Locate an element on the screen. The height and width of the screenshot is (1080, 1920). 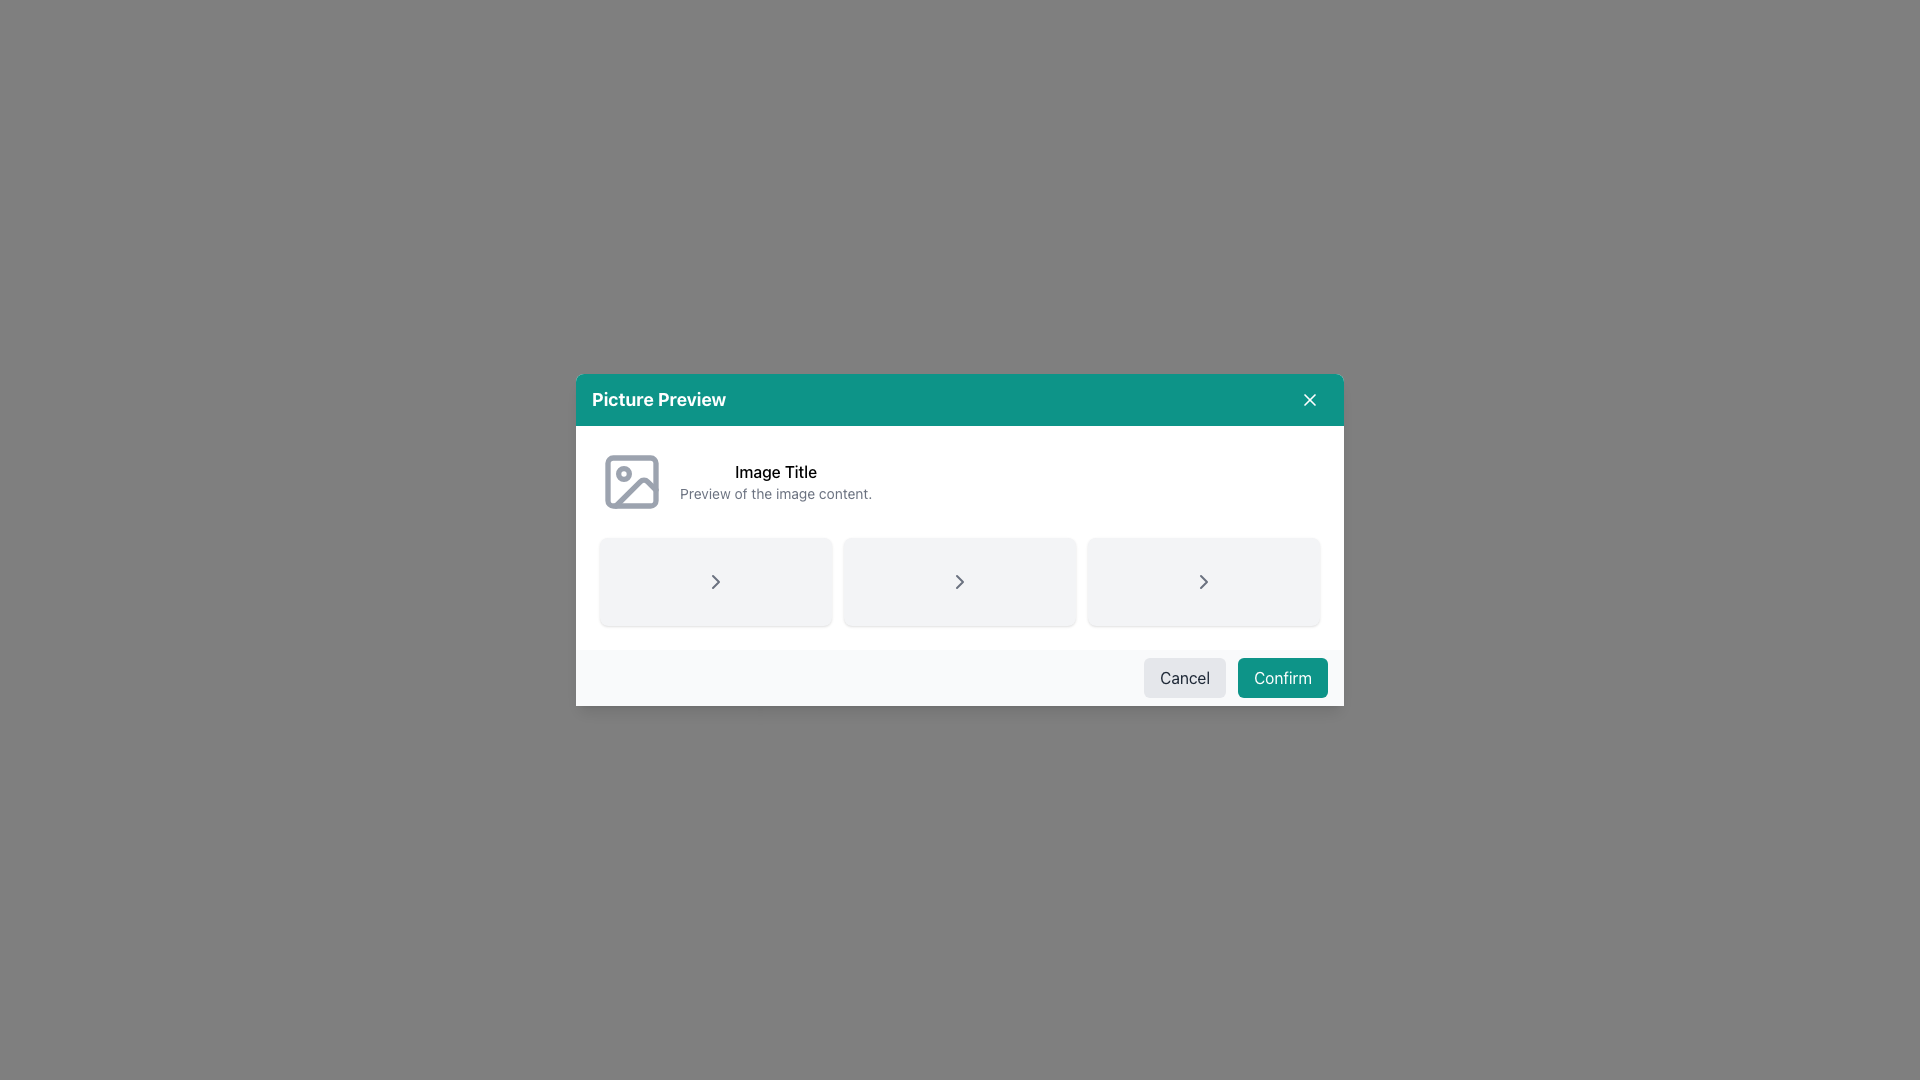
the arrow button in the modal dialog is located at coordinates (960, 540).